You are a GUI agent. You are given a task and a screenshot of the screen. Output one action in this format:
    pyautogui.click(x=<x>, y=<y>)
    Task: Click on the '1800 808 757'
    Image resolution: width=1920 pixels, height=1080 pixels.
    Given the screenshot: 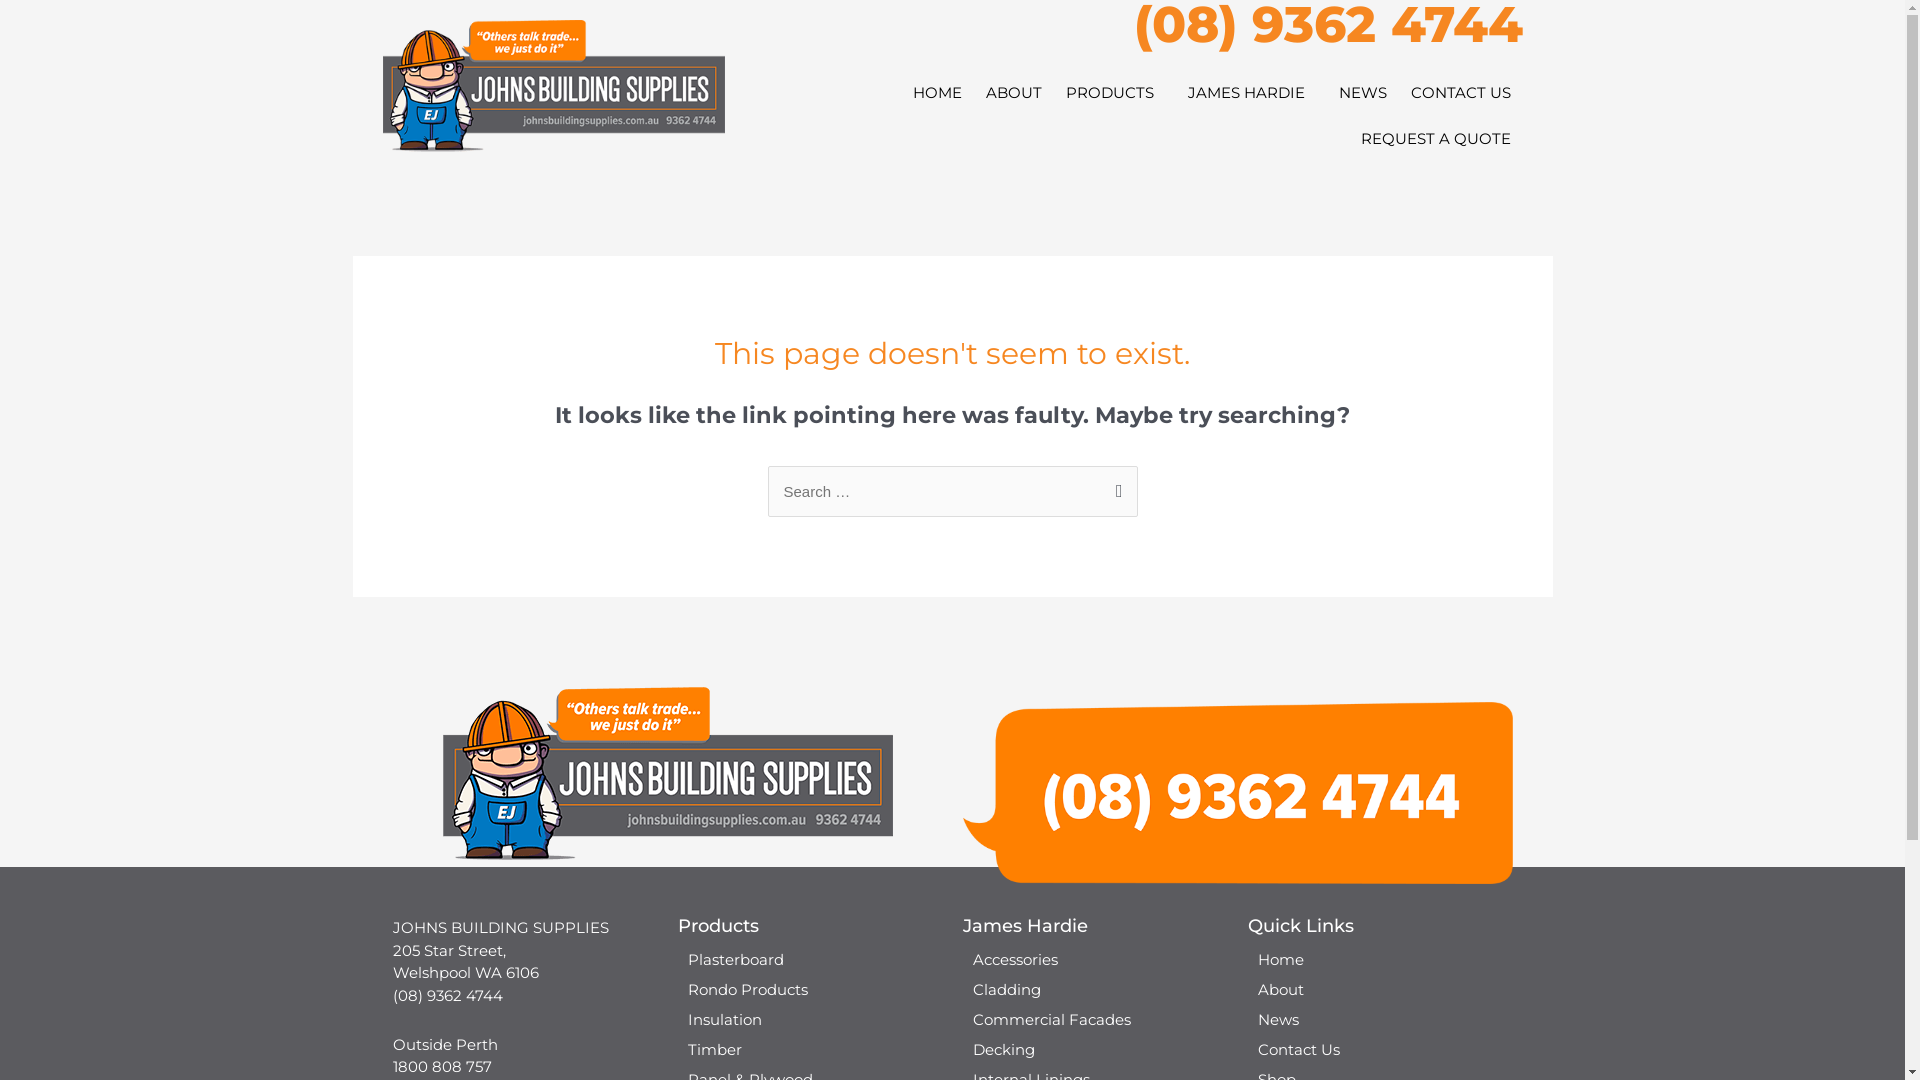 What is the action you would take?
    pyautogui.click(x=440, y=1065)
    